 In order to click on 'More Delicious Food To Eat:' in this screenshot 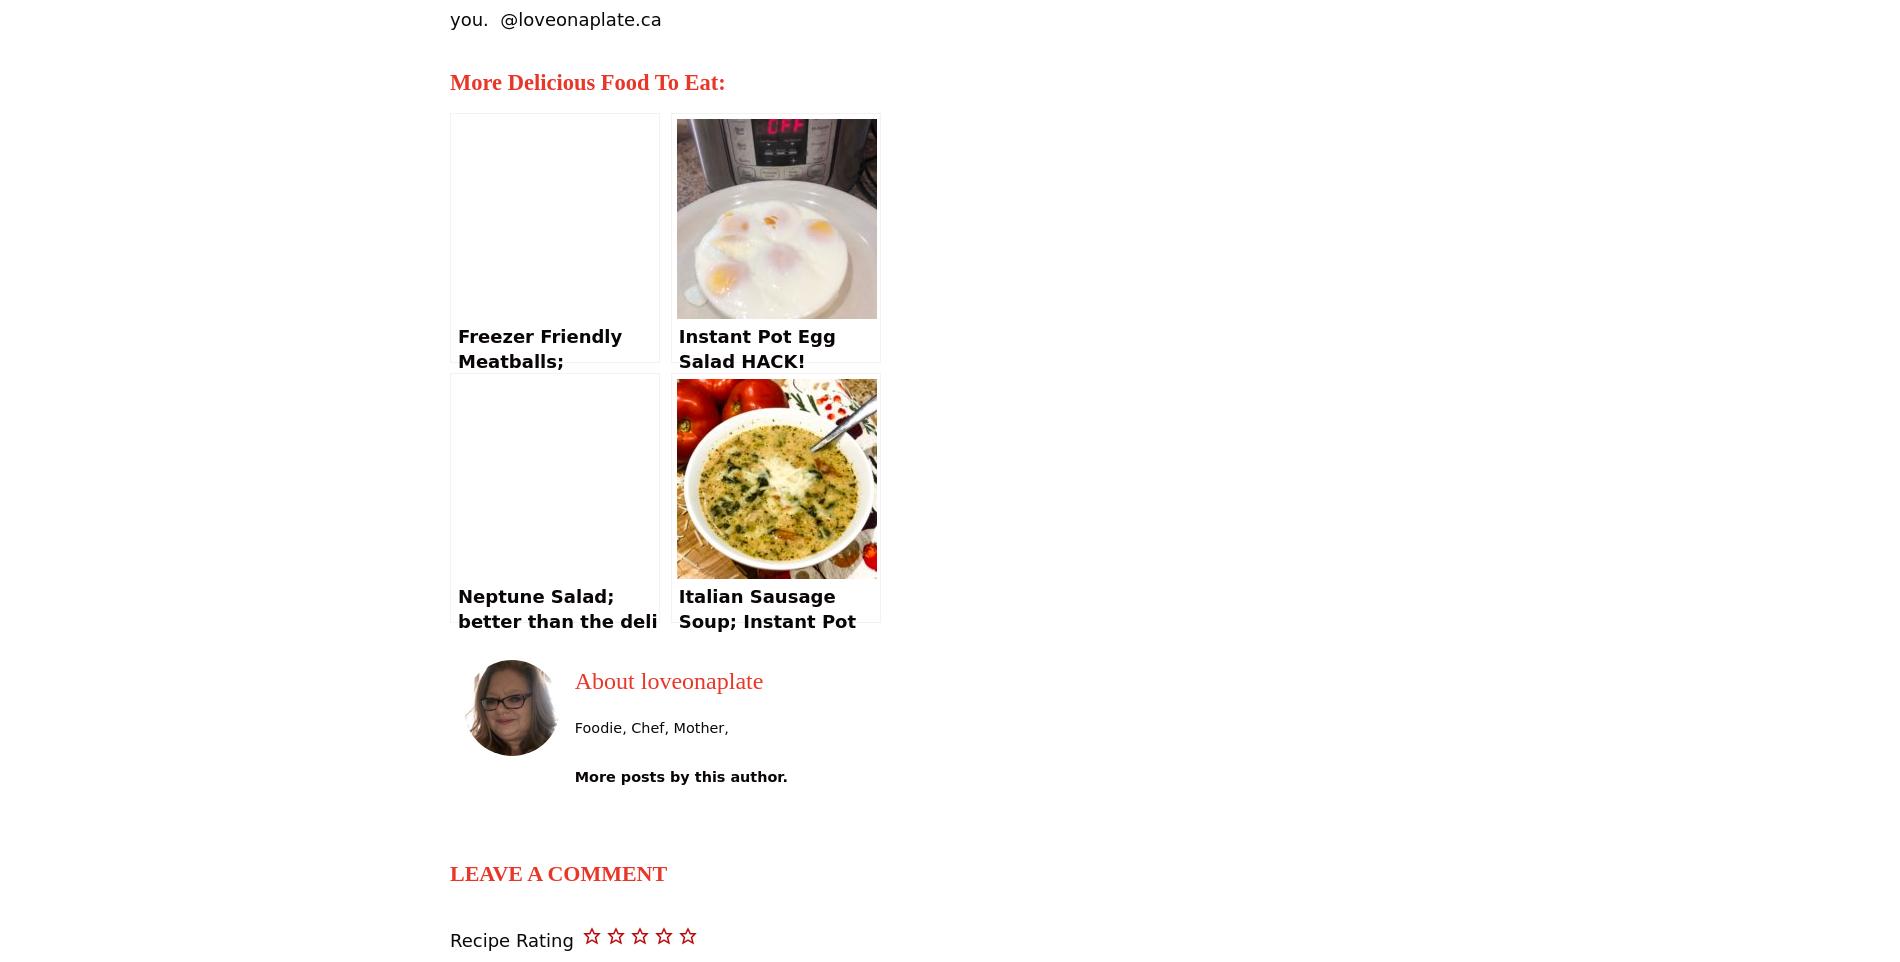, I will do `click(448, 82)`.